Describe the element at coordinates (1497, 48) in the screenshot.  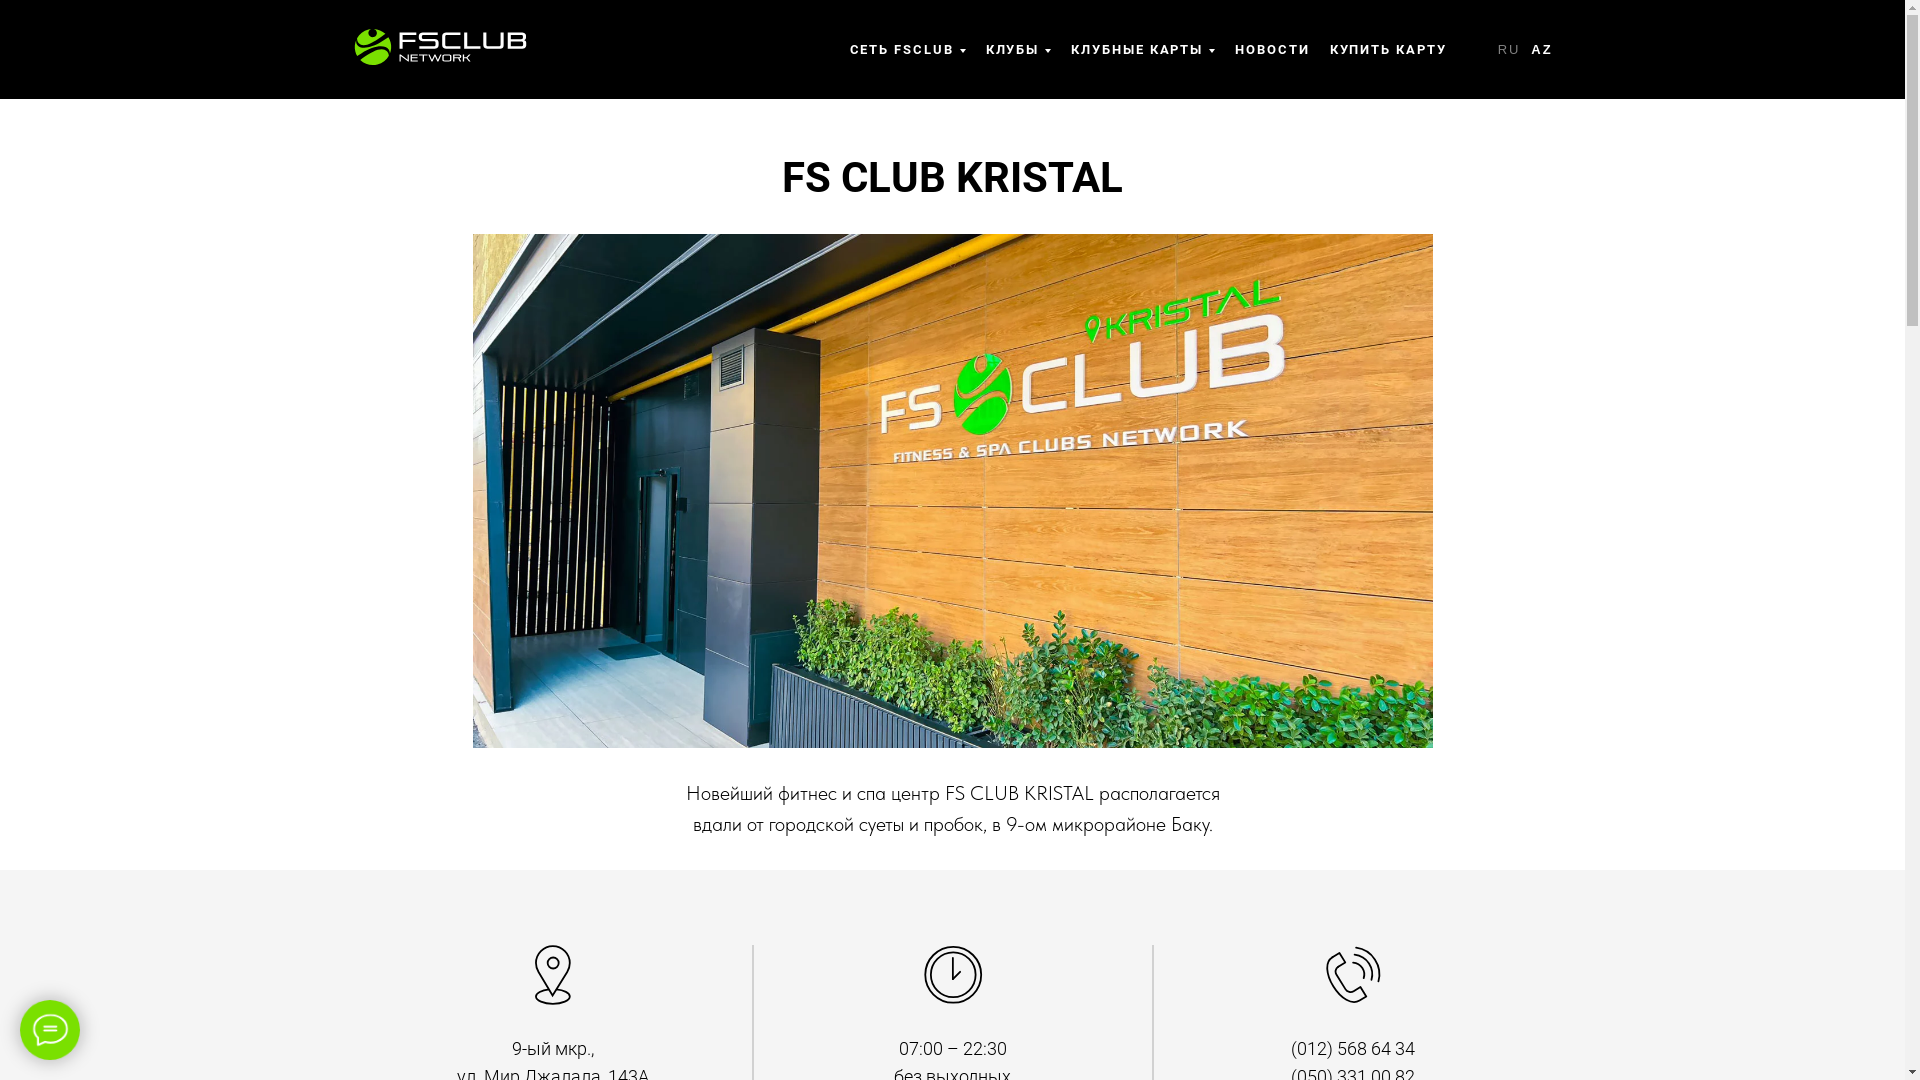
I see `'RU'` at that location.